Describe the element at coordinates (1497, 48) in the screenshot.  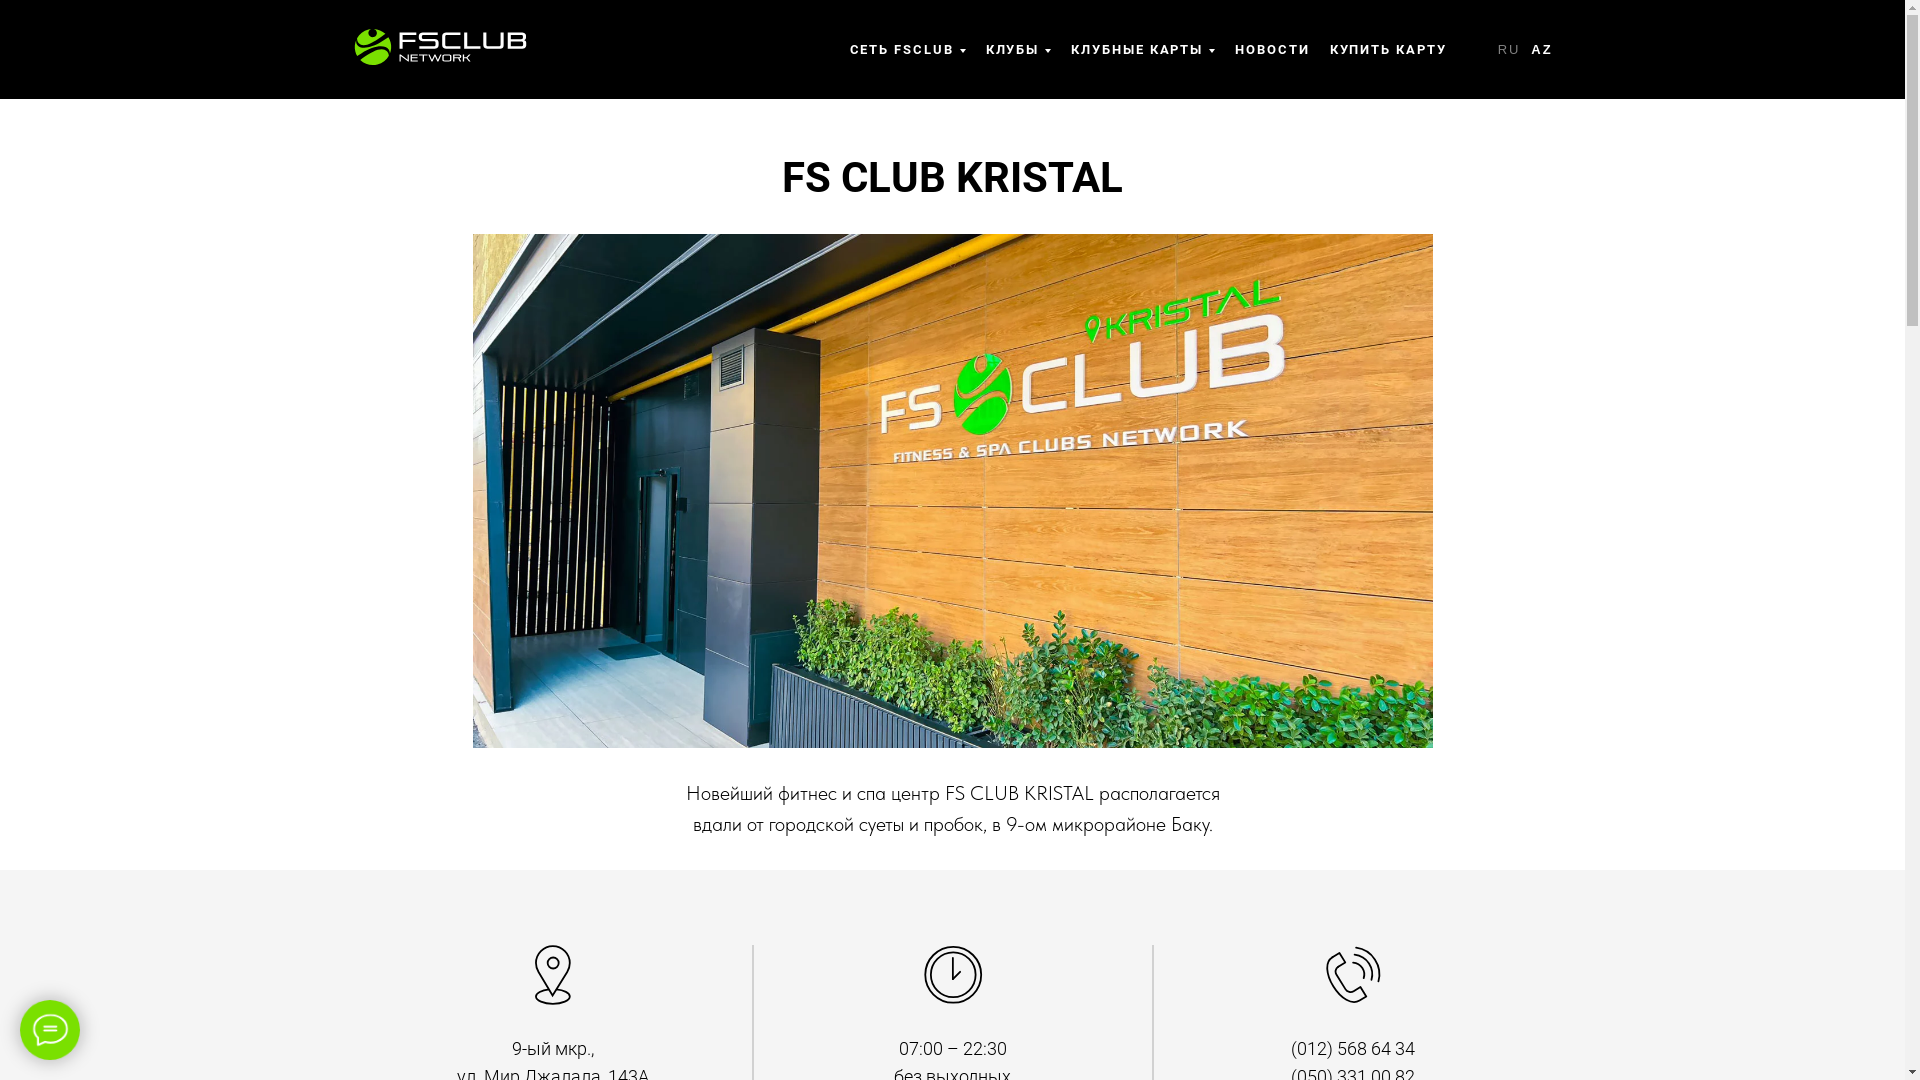
I see `'RU'` at that location.